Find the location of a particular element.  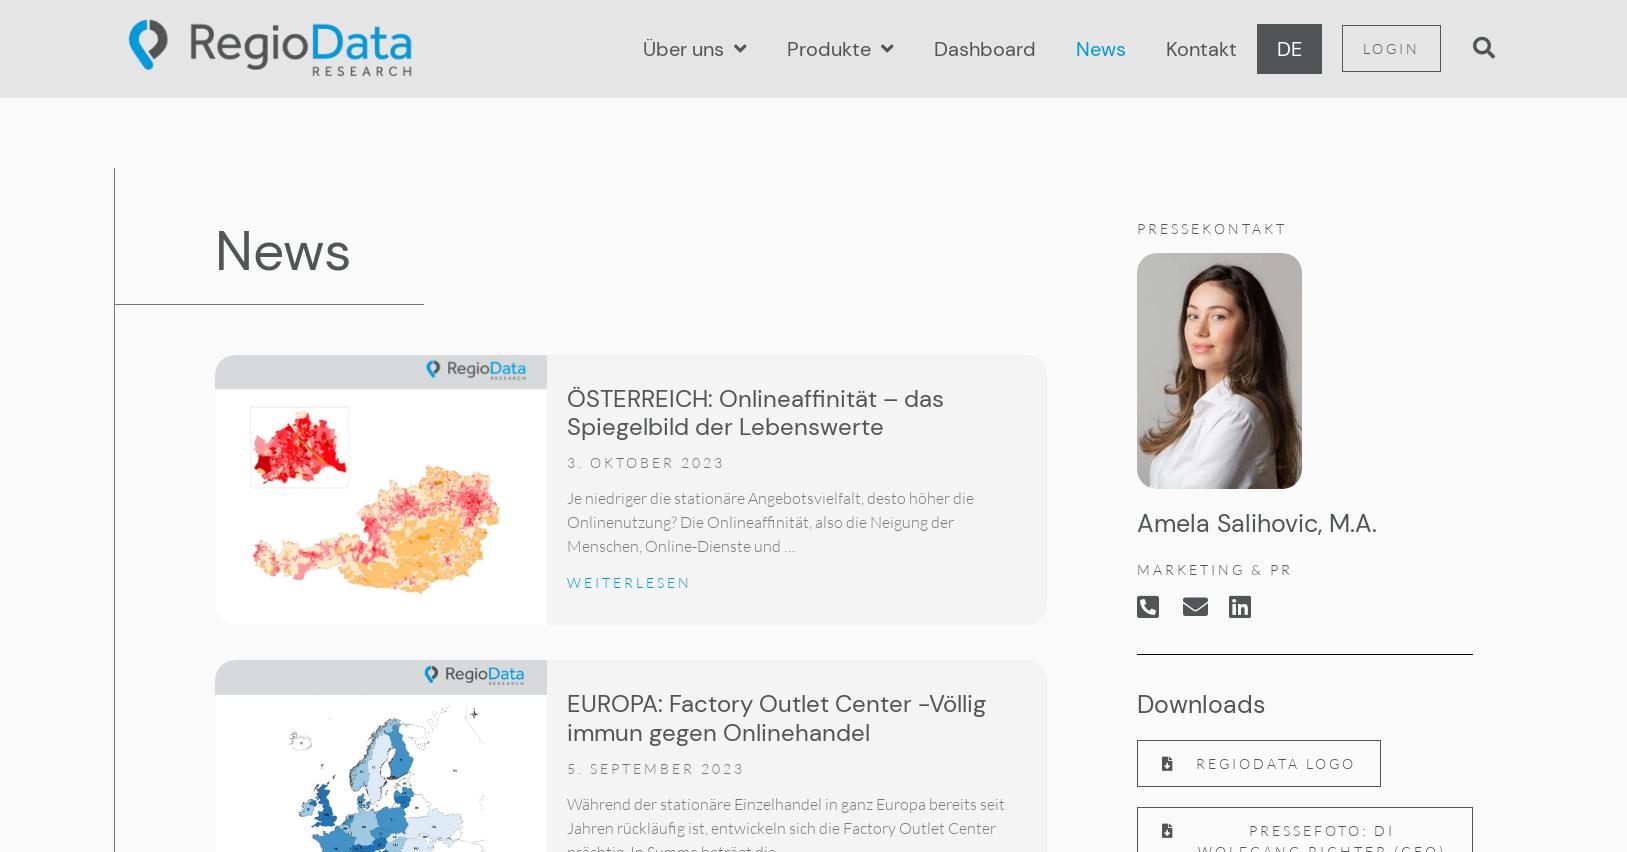

'EUROPA: Factory Outlet Center -Völlig immun gegen Onlinehandel' is located at coordinates (775, 716).